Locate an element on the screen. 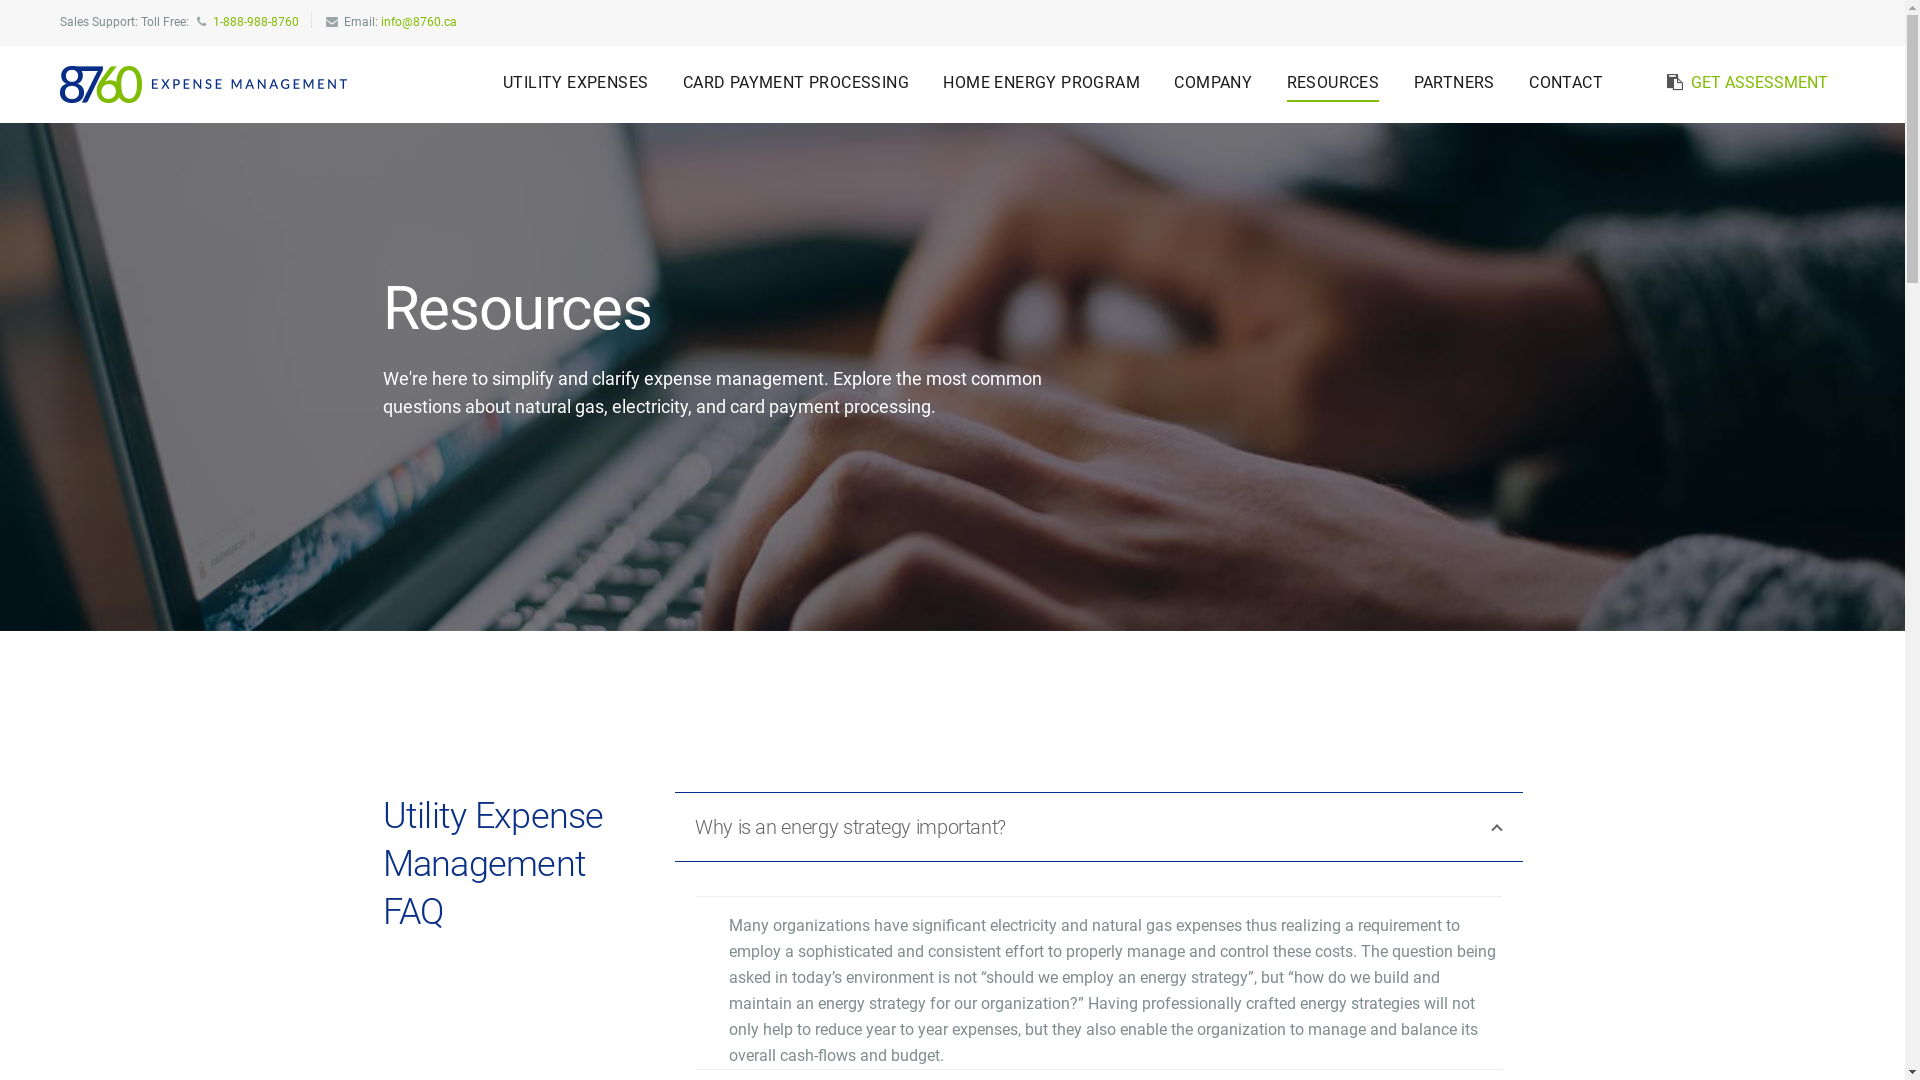  '1-888-988-8760' is located at coordinates (254, 22).